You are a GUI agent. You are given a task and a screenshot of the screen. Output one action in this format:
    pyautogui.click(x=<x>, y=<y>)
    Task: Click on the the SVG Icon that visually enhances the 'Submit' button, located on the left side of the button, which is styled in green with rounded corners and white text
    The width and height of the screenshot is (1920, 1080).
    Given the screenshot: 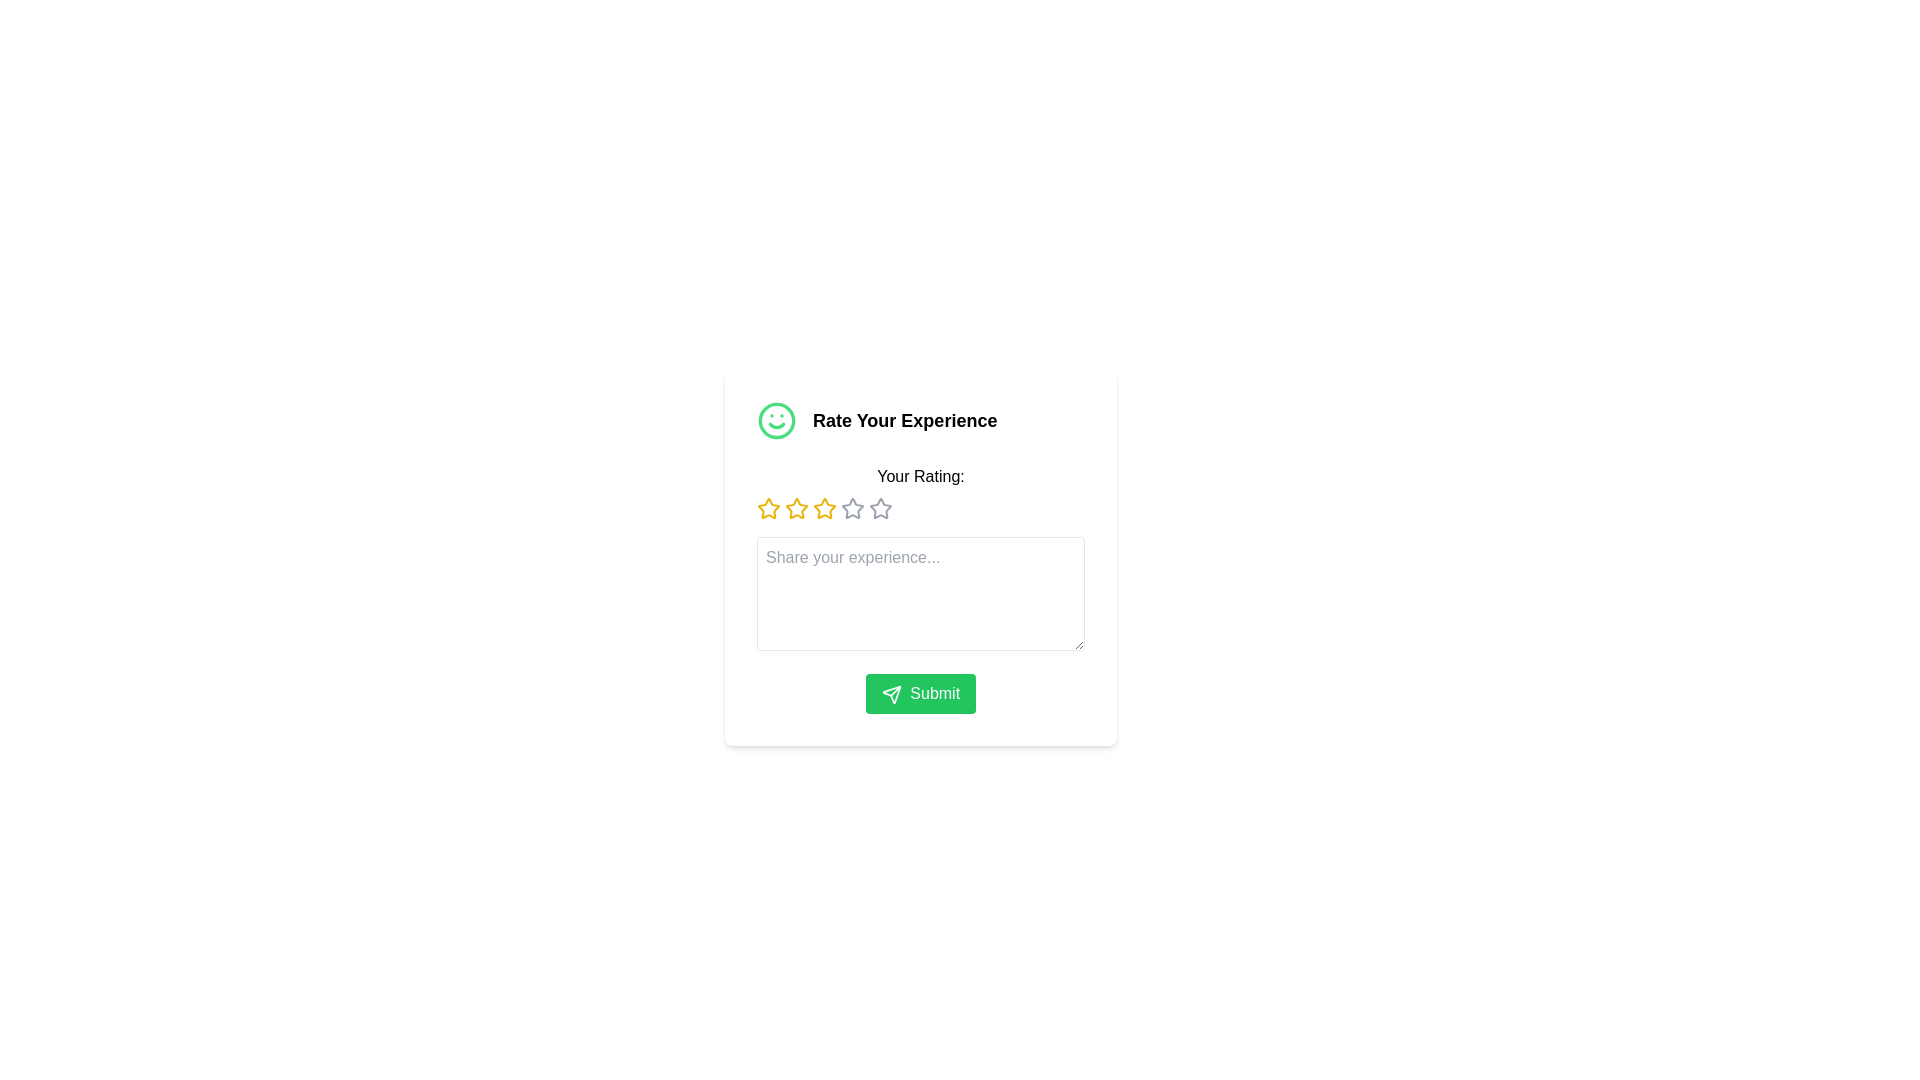 What is the action you would take?
    pyautogui.click(x=890, y=693)
    